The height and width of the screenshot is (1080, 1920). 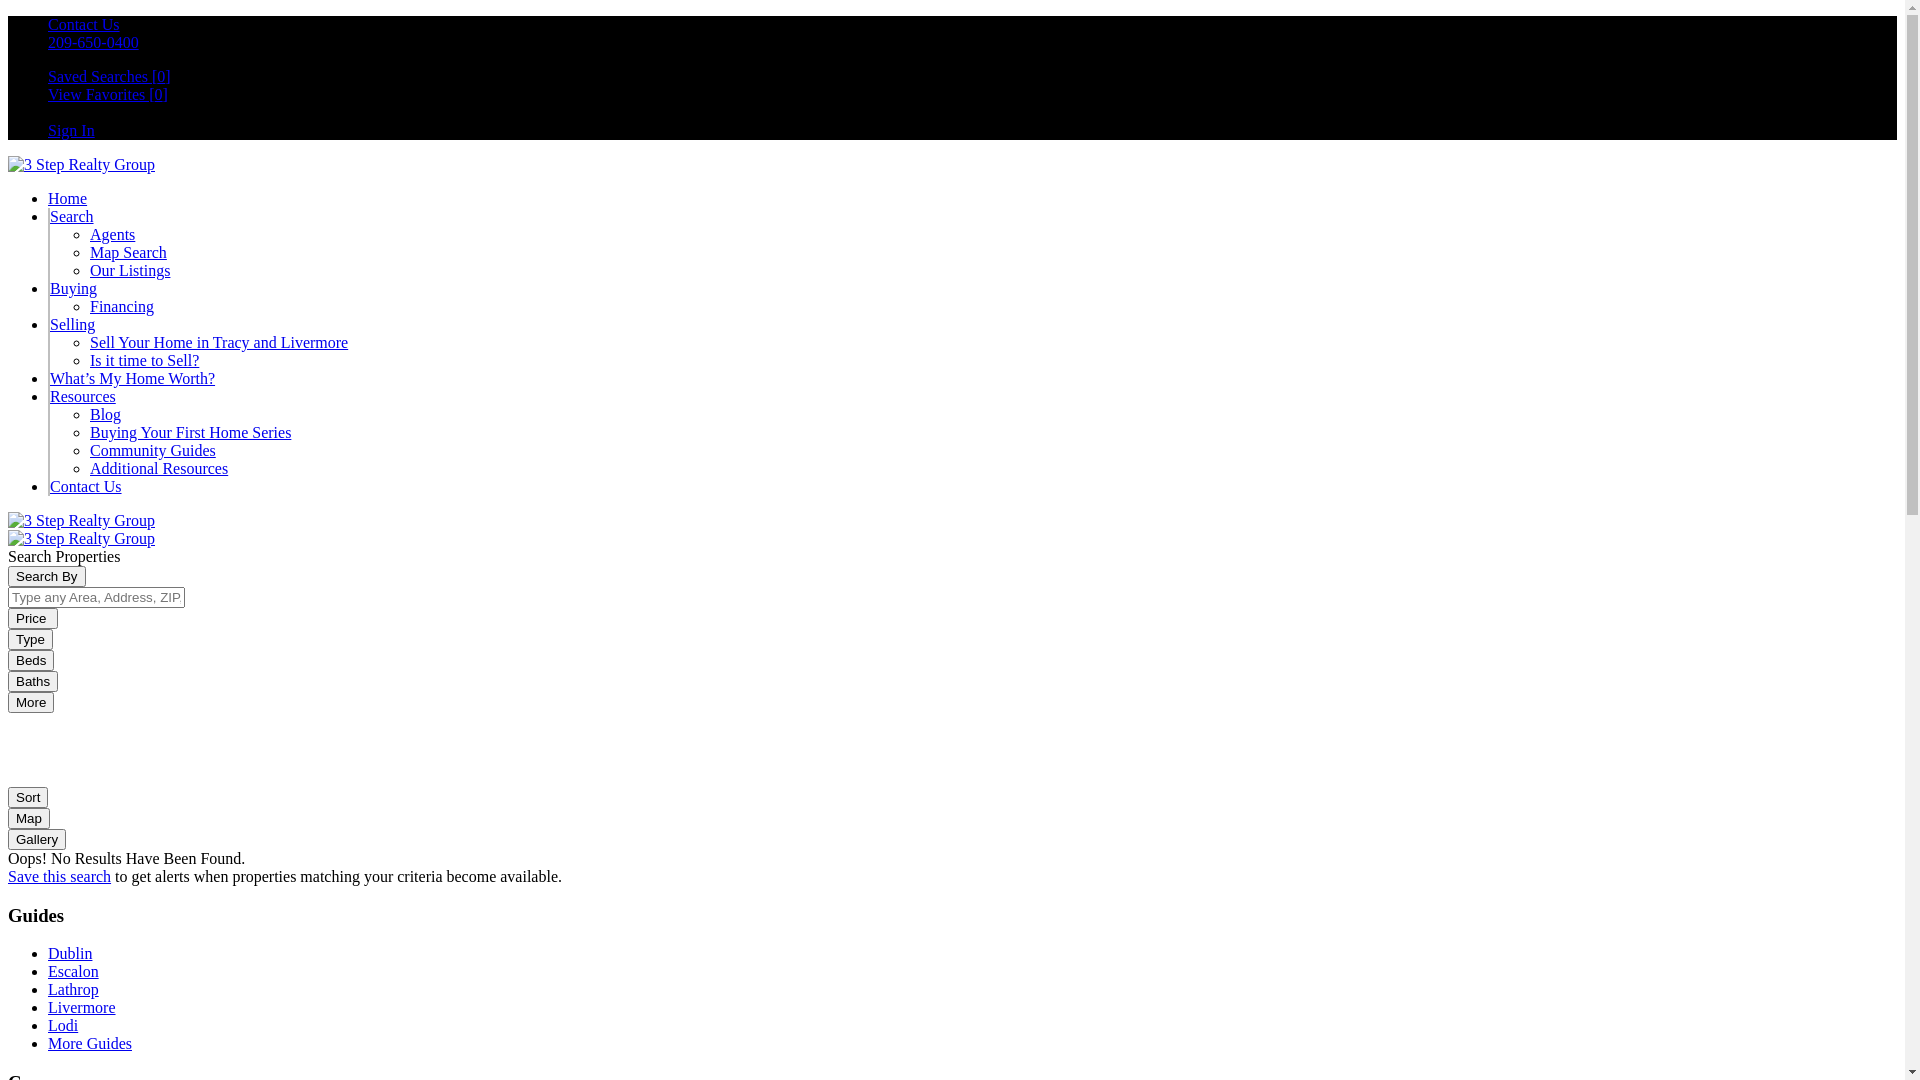 What do you see at coordinates (37, 839) in the screenshot?
I see `'Gallery'` at bounding box center [37, 839].